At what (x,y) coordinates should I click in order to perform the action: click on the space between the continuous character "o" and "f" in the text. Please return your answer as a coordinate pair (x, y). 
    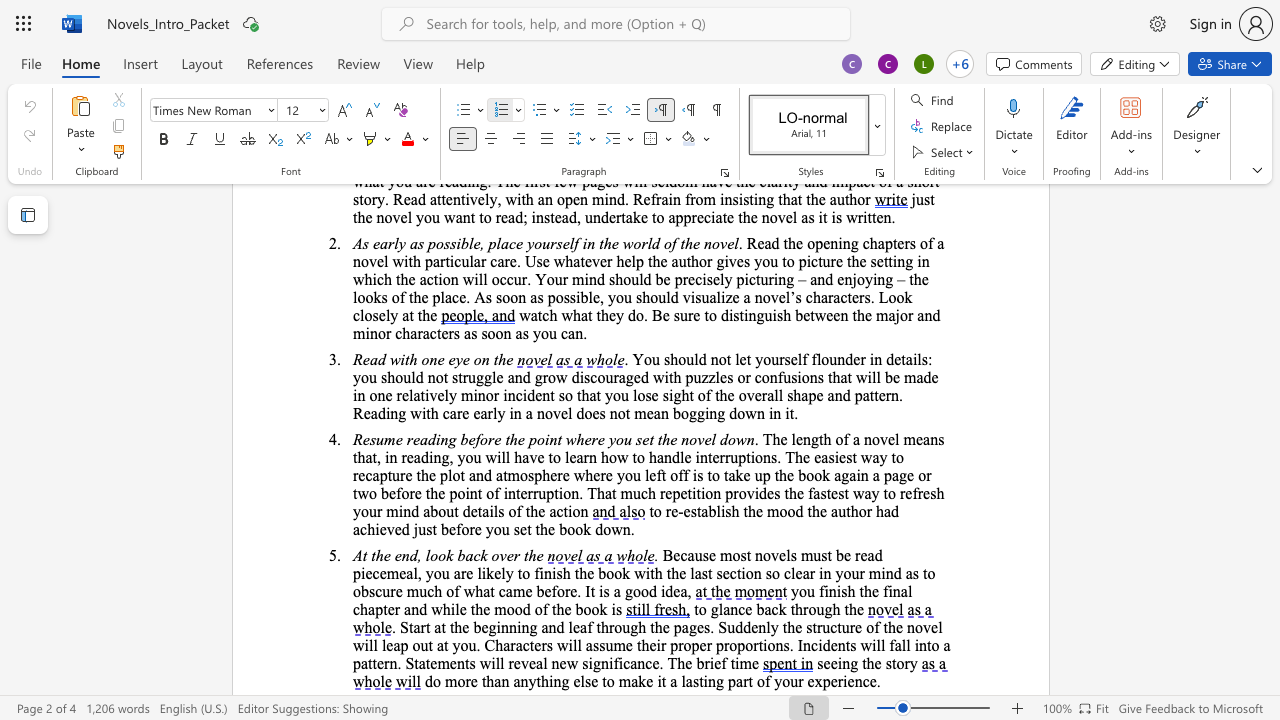
    Looking at the image, I should click on (515, 510).